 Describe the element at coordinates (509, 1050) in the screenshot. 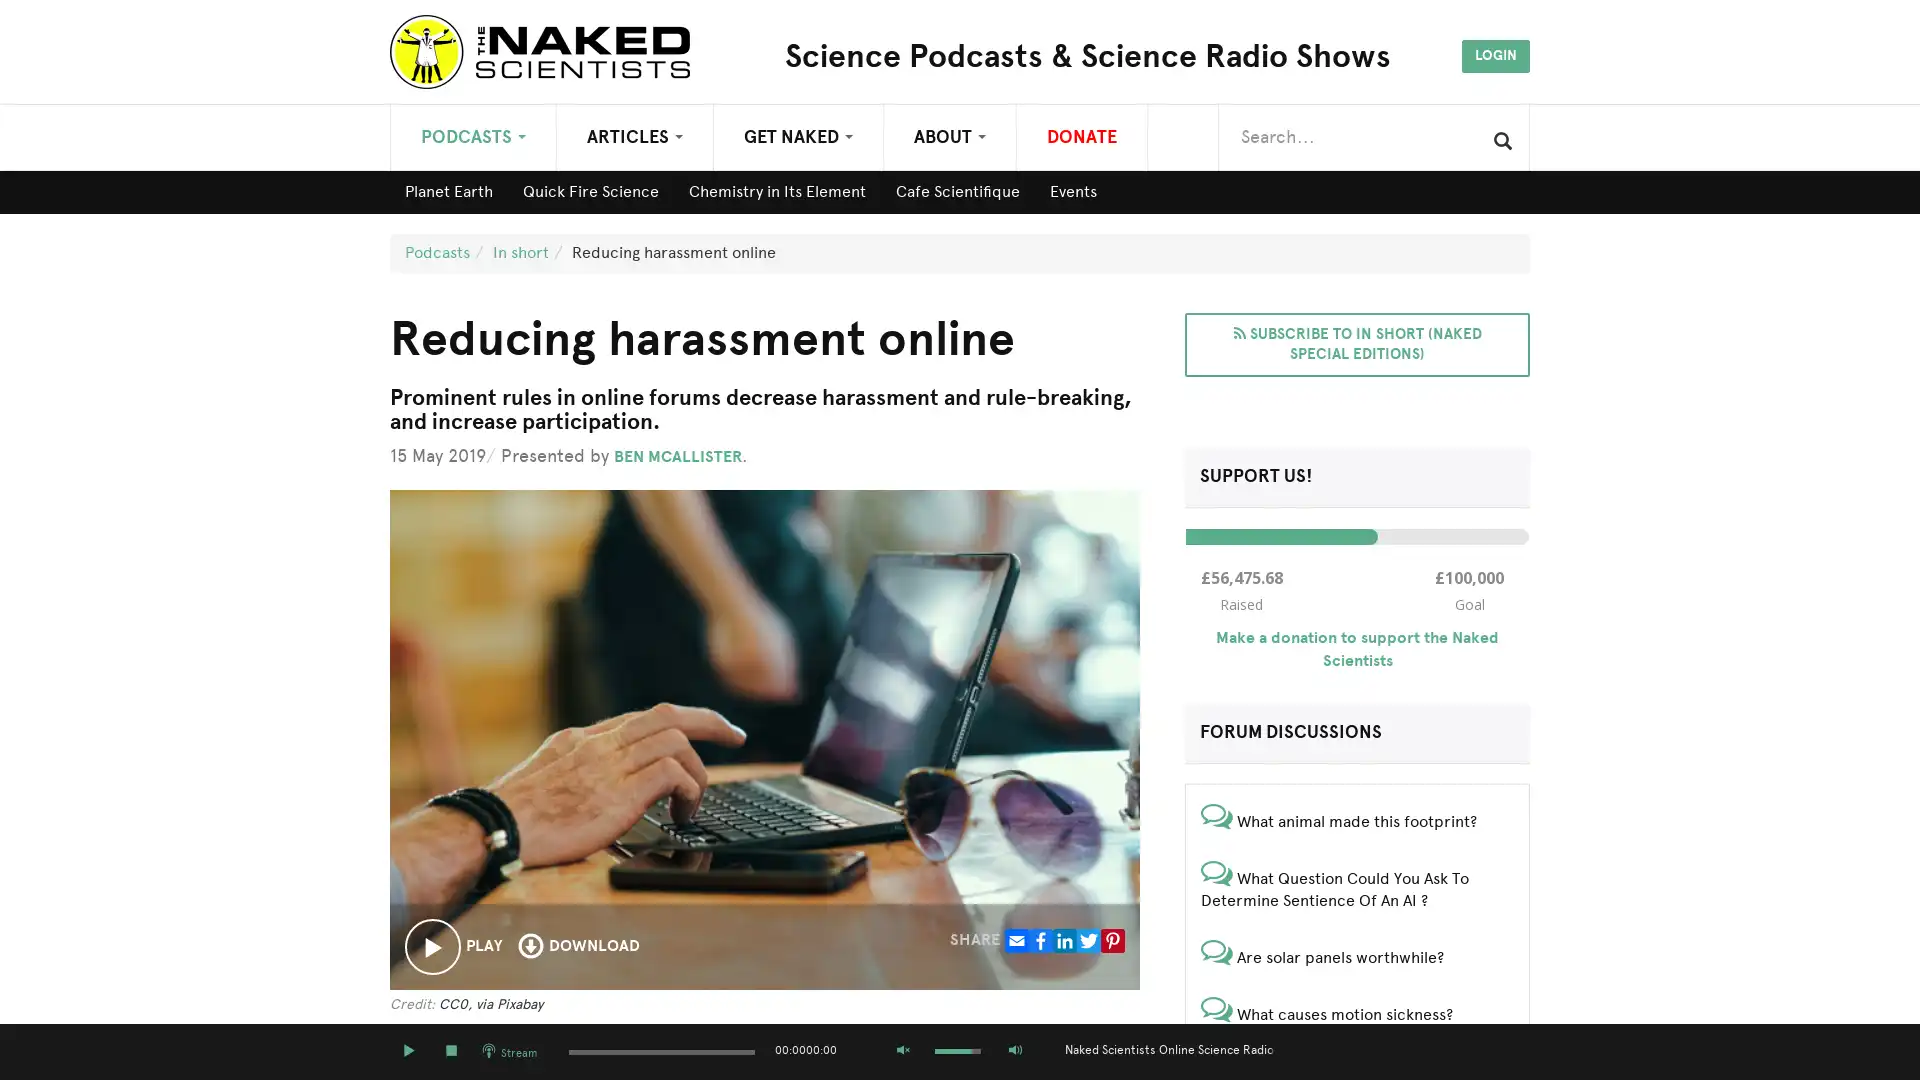

I see `Stream` at that location.